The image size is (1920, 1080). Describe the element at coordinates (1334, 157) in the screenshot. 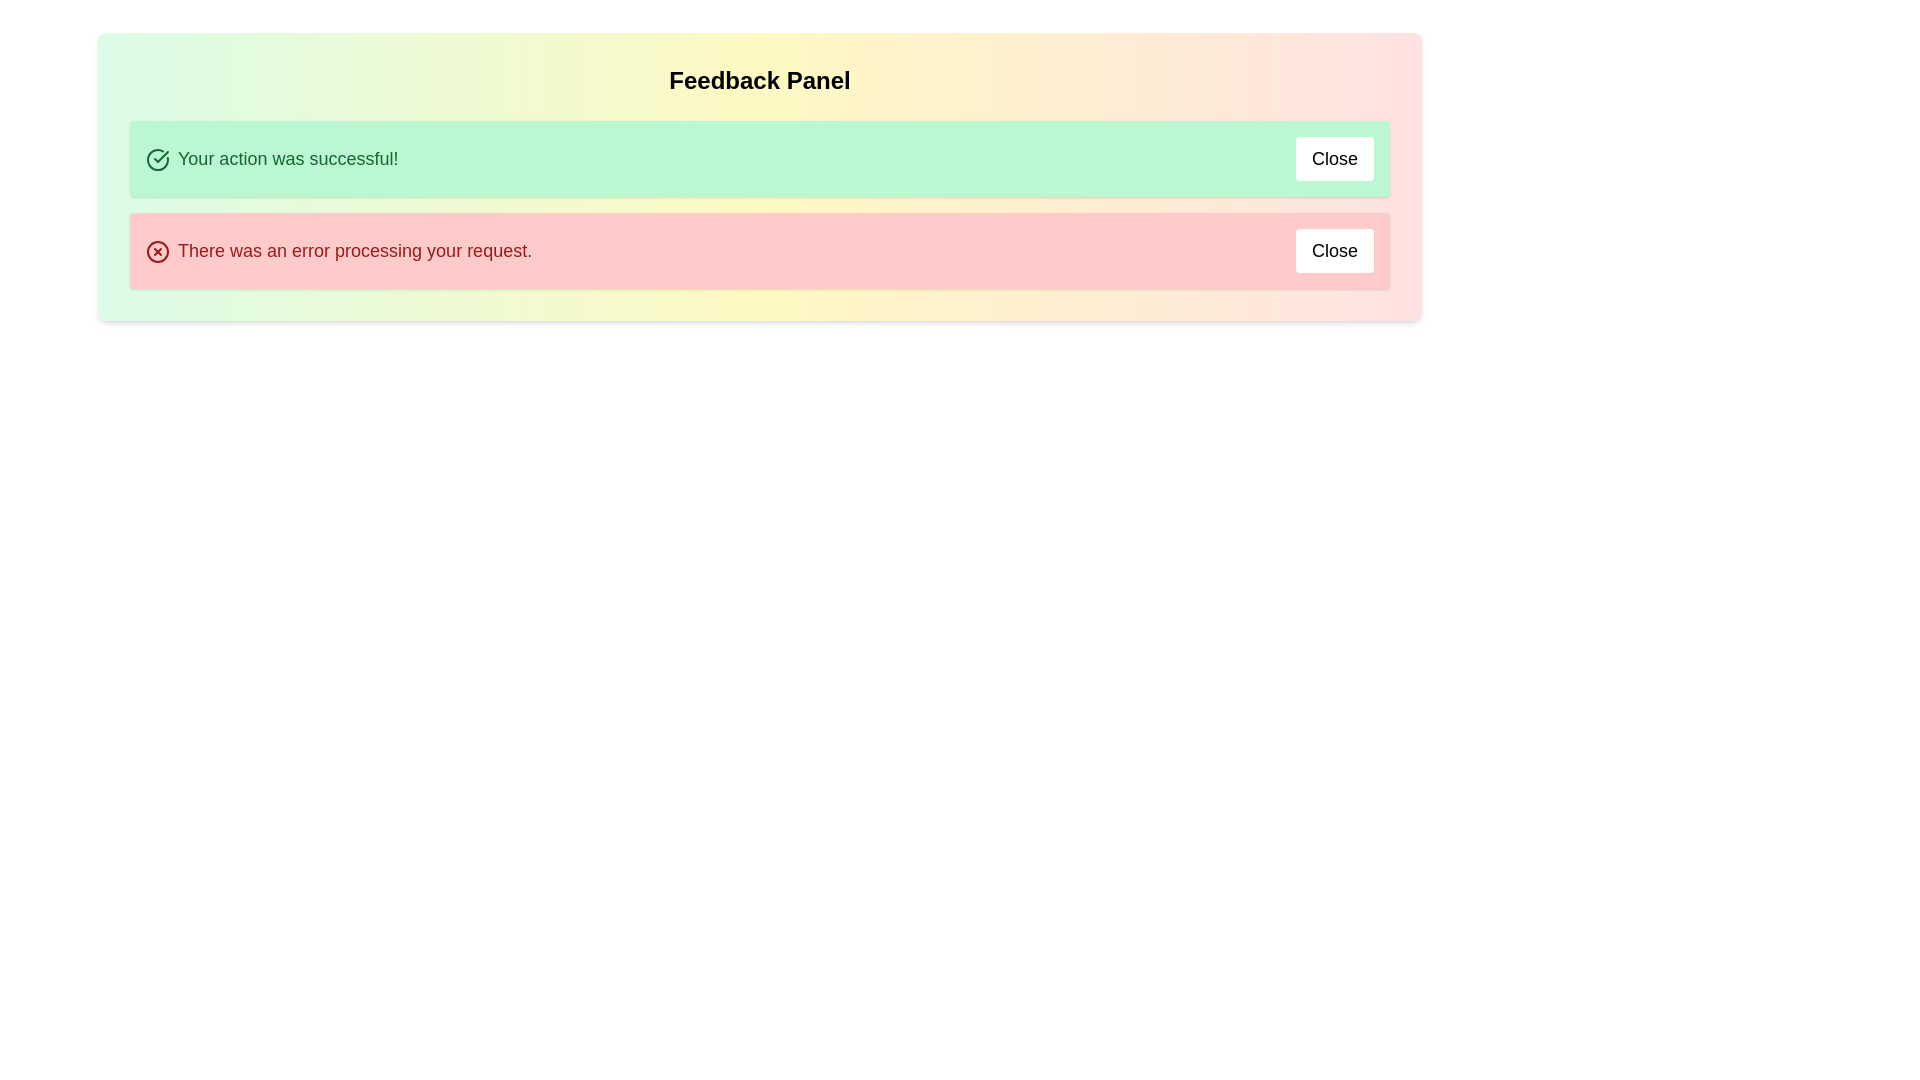

I see `the close button on the right side of the green notification bar that dismisses the success message 'Your action was successful!'` at that location.